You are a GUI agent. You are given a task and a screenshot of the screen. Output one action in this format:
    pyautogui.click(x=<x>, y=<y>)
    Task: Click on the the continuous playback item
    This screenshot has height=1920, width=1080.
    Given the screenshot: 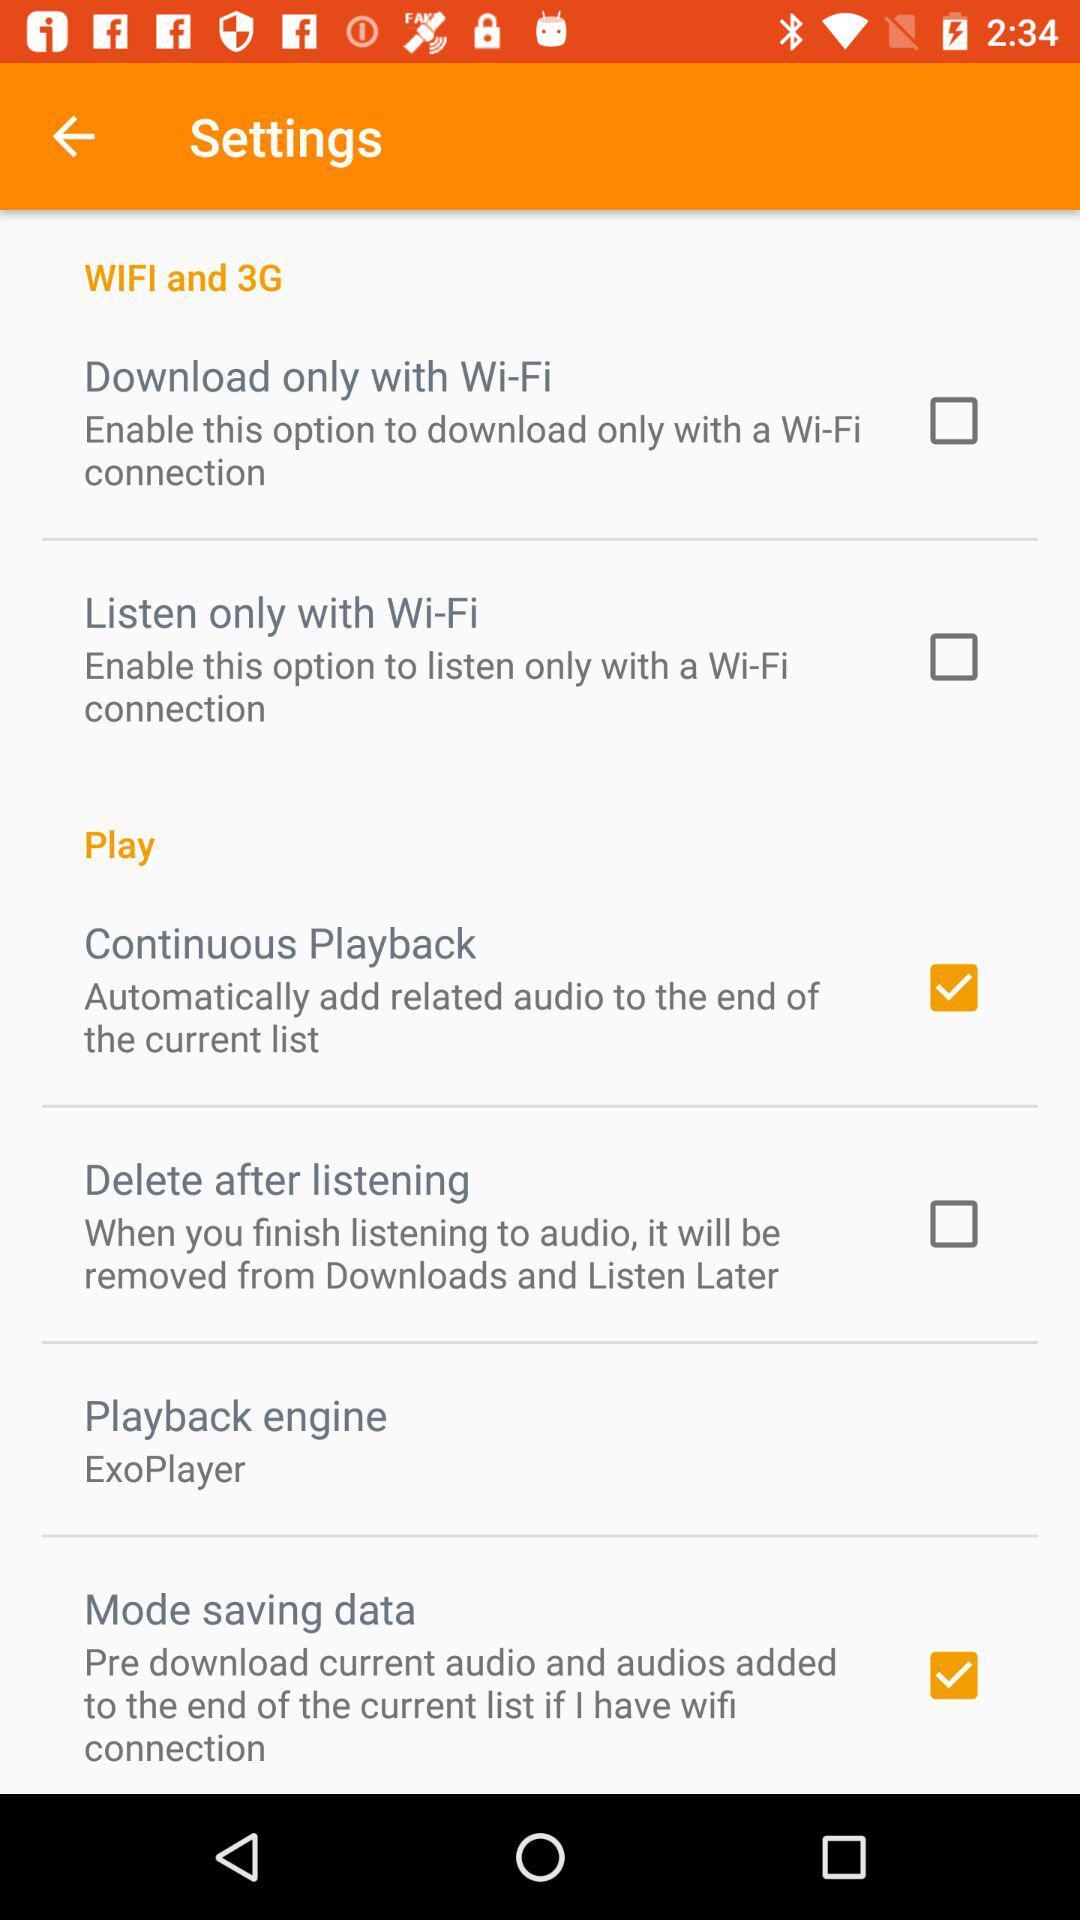 What is the action you would take?
    pyautogui.click(x=280, y=940)
    